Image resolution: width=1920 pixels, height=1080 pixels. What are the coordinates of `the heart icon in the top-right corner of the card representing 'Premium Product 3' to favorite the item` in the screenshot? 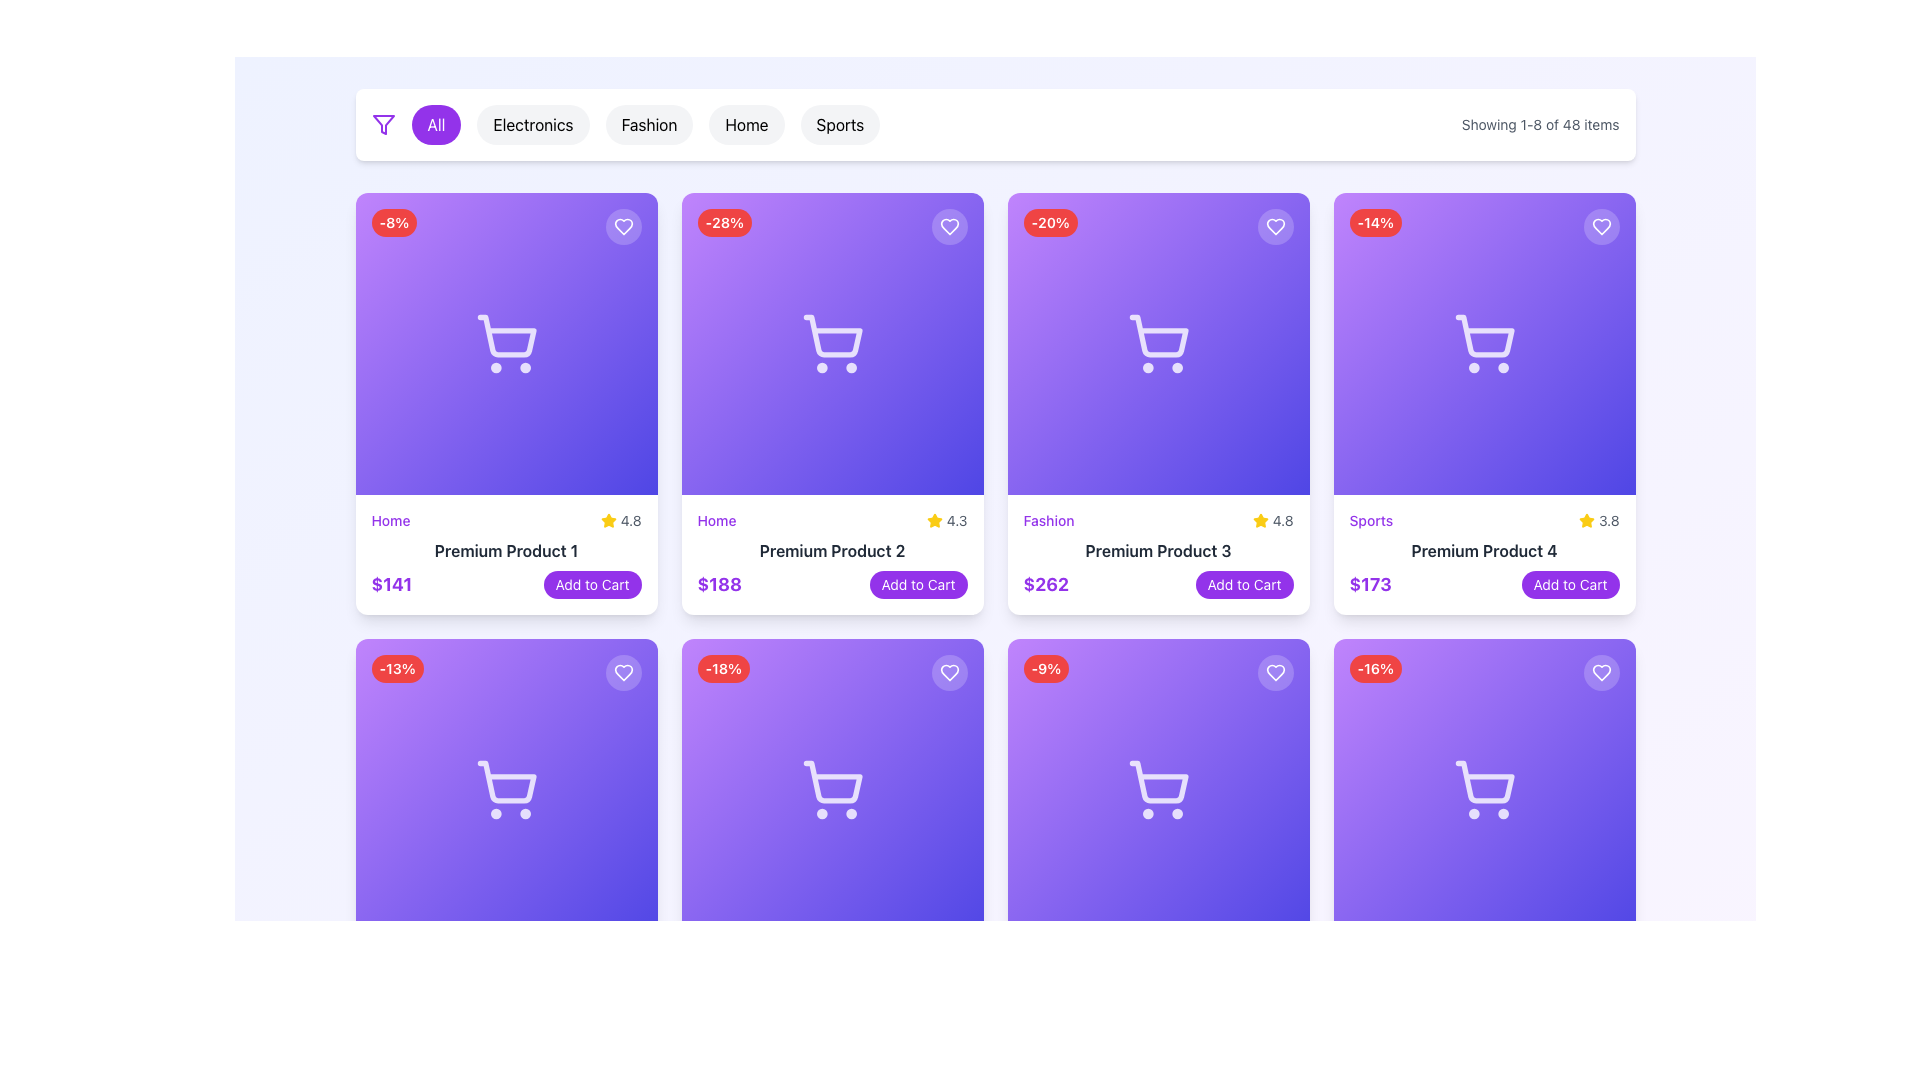 It's located at (1274, 672).